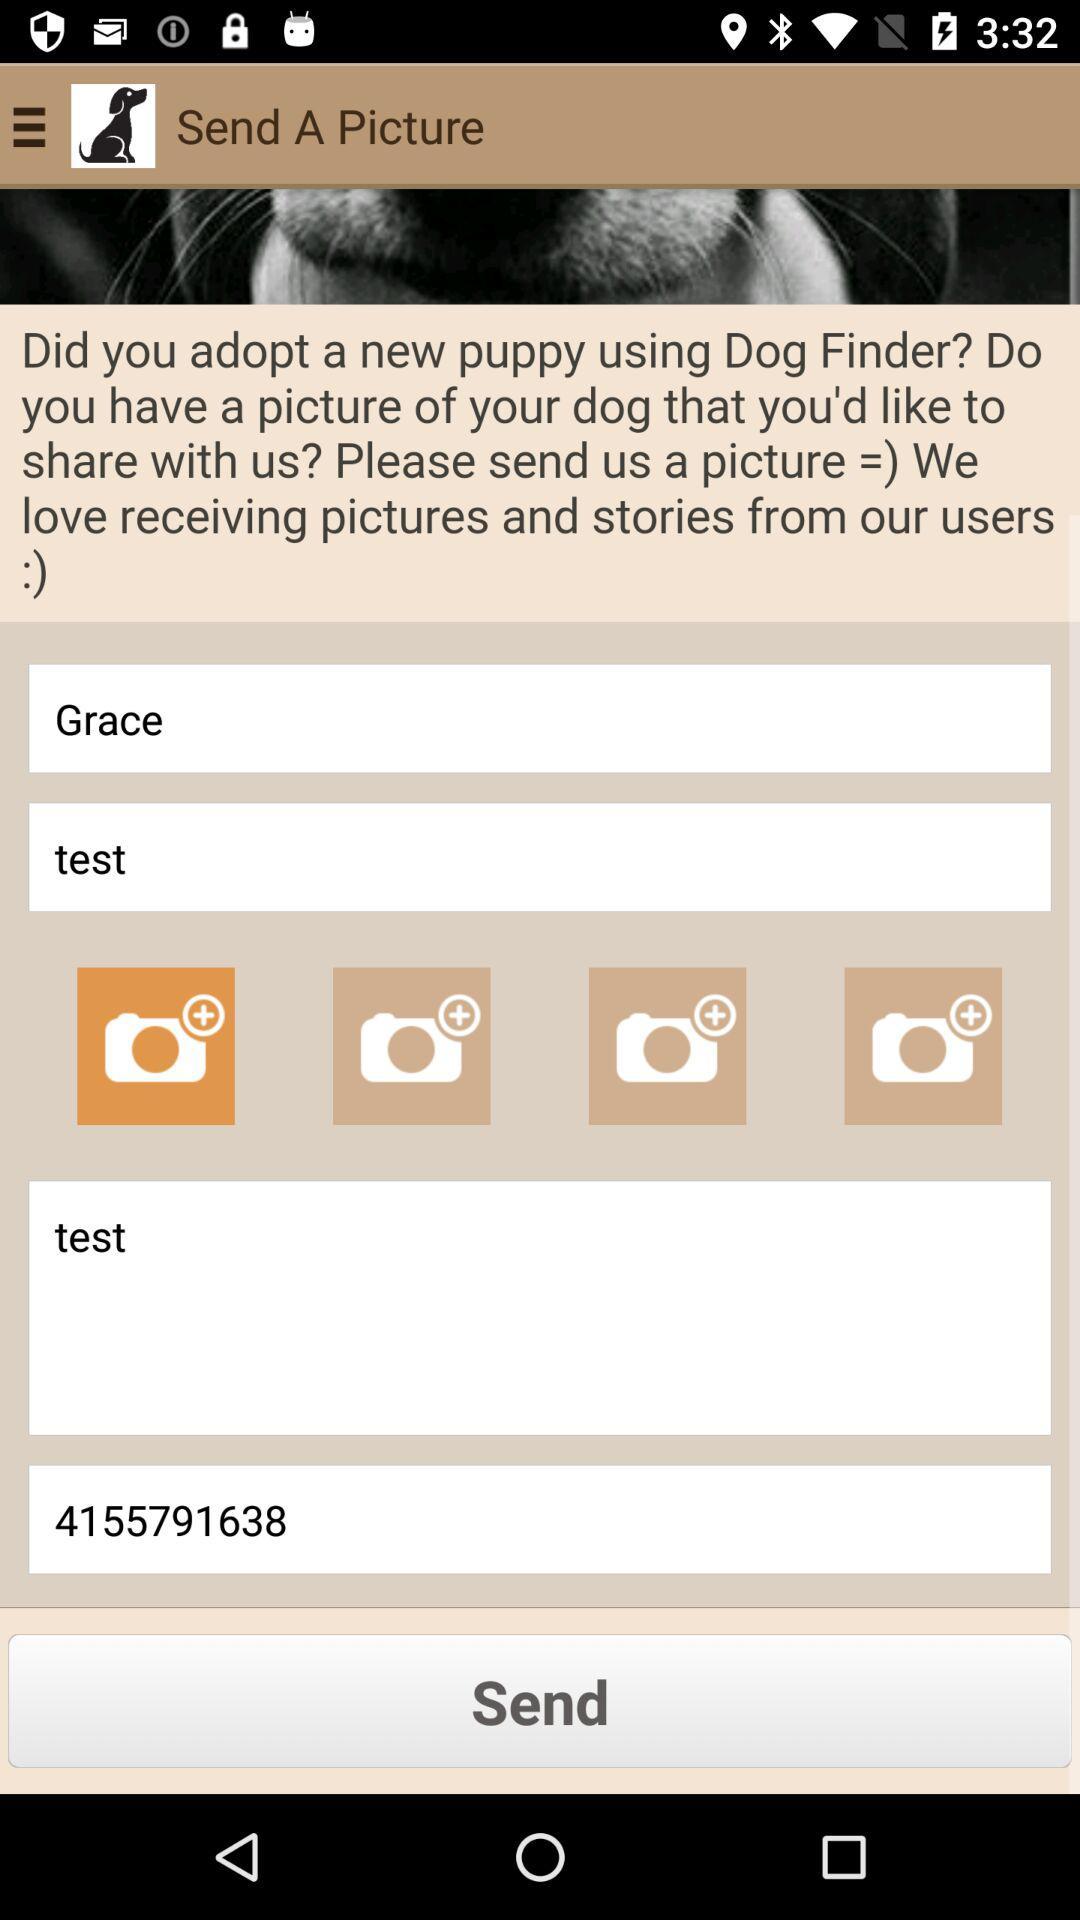 The height and width of the screenshot is (1920, 1080). Describe the element at coordinates (112, 124) in the screenshot. I see `the image to the right of menu icon at the top left corner` at that location.